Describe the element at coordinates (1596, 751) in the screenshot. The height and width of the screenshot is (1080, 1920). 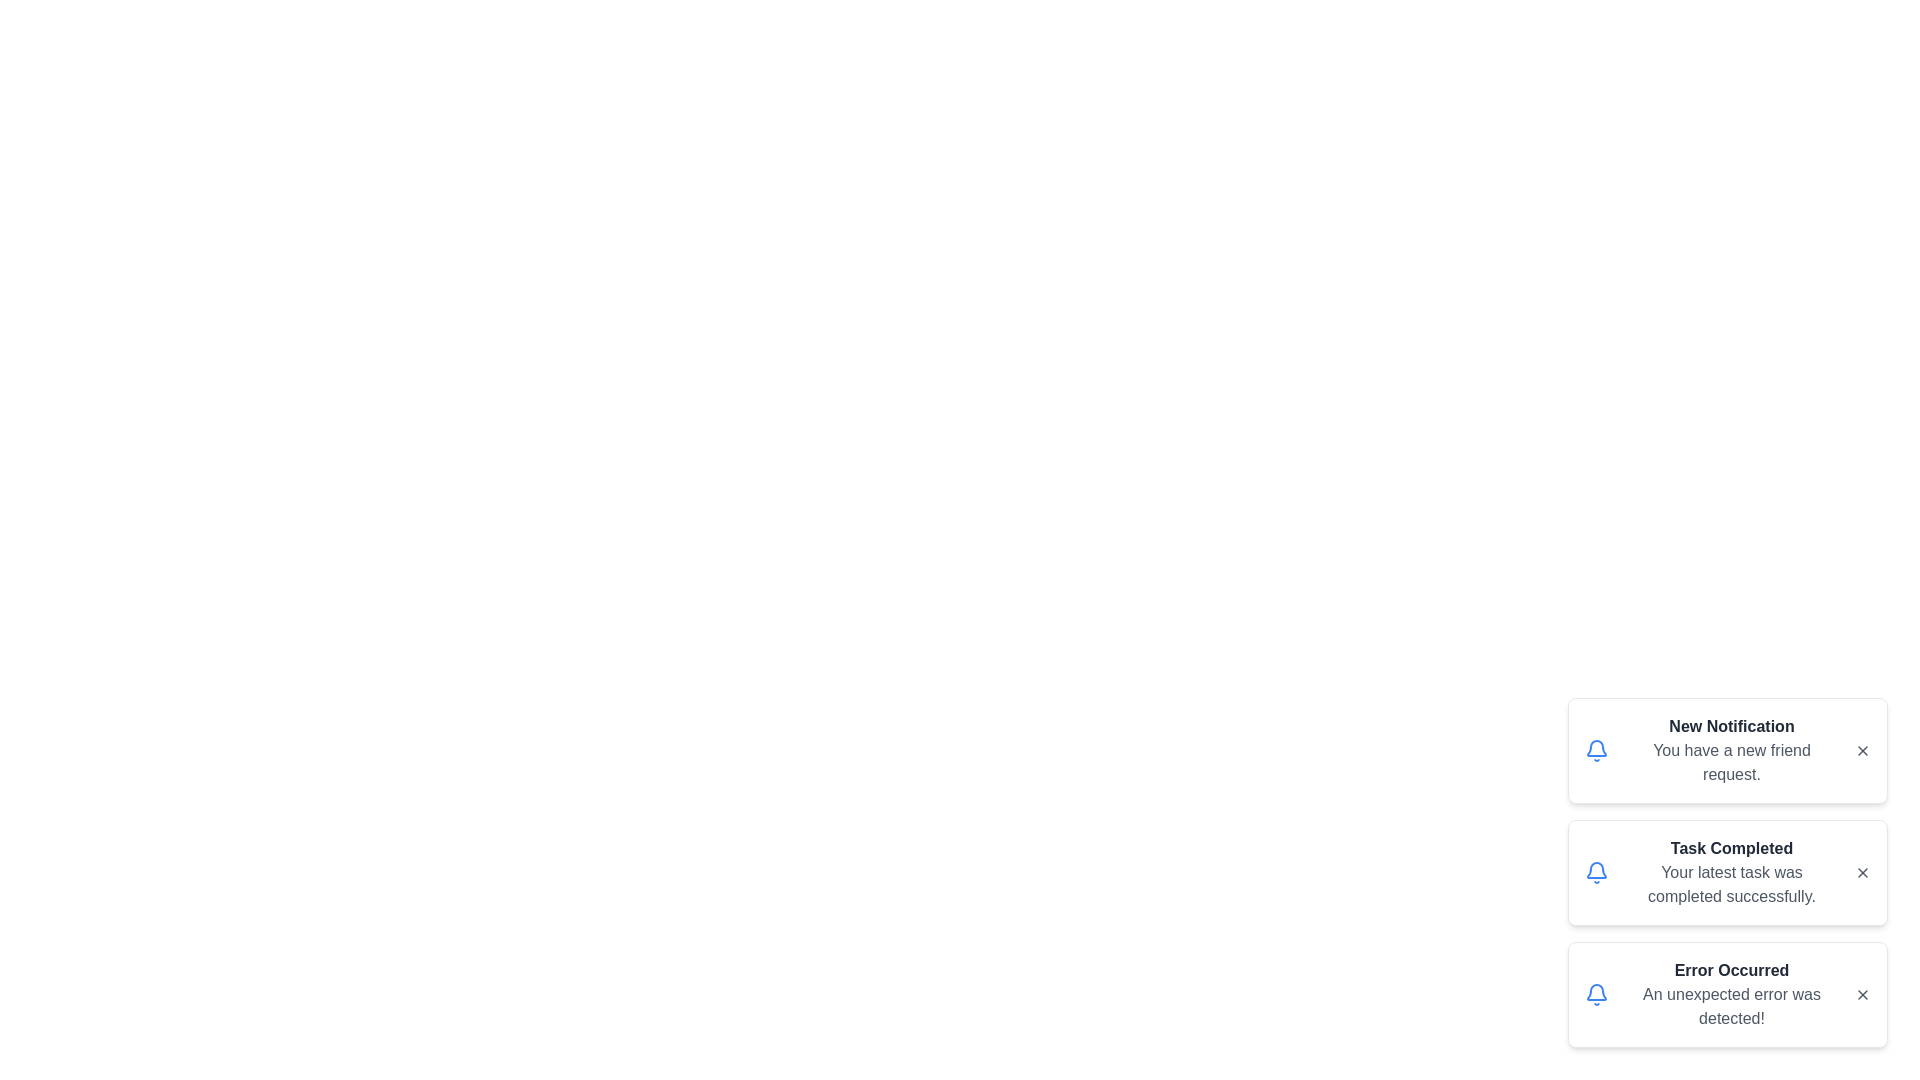
I see `the notification icon to highlight it` at that location.